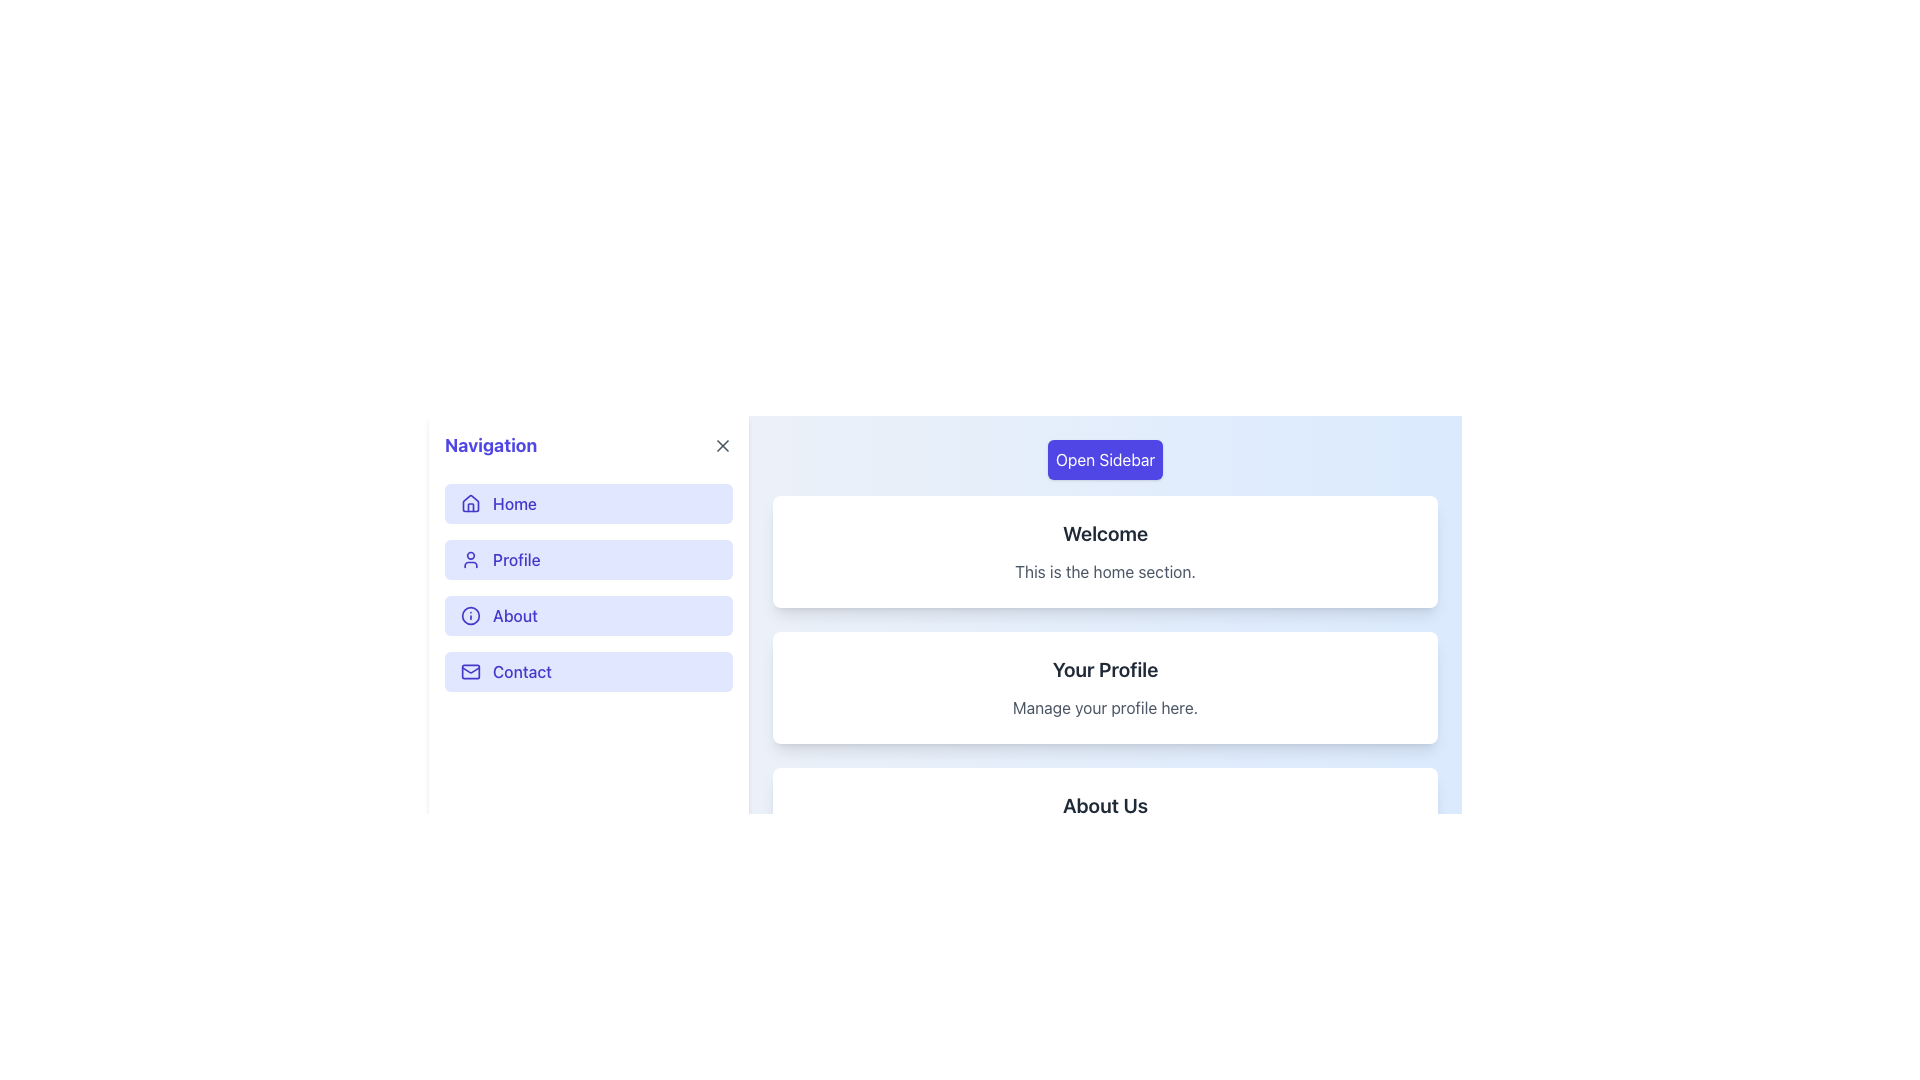  What do you see at coordinates (469, 501) in the screenshot?
I see `the house-shaped icon with a blue stroke located in the navigation sidebar next to the 'Home' text label` at bounding box center [469, 501].